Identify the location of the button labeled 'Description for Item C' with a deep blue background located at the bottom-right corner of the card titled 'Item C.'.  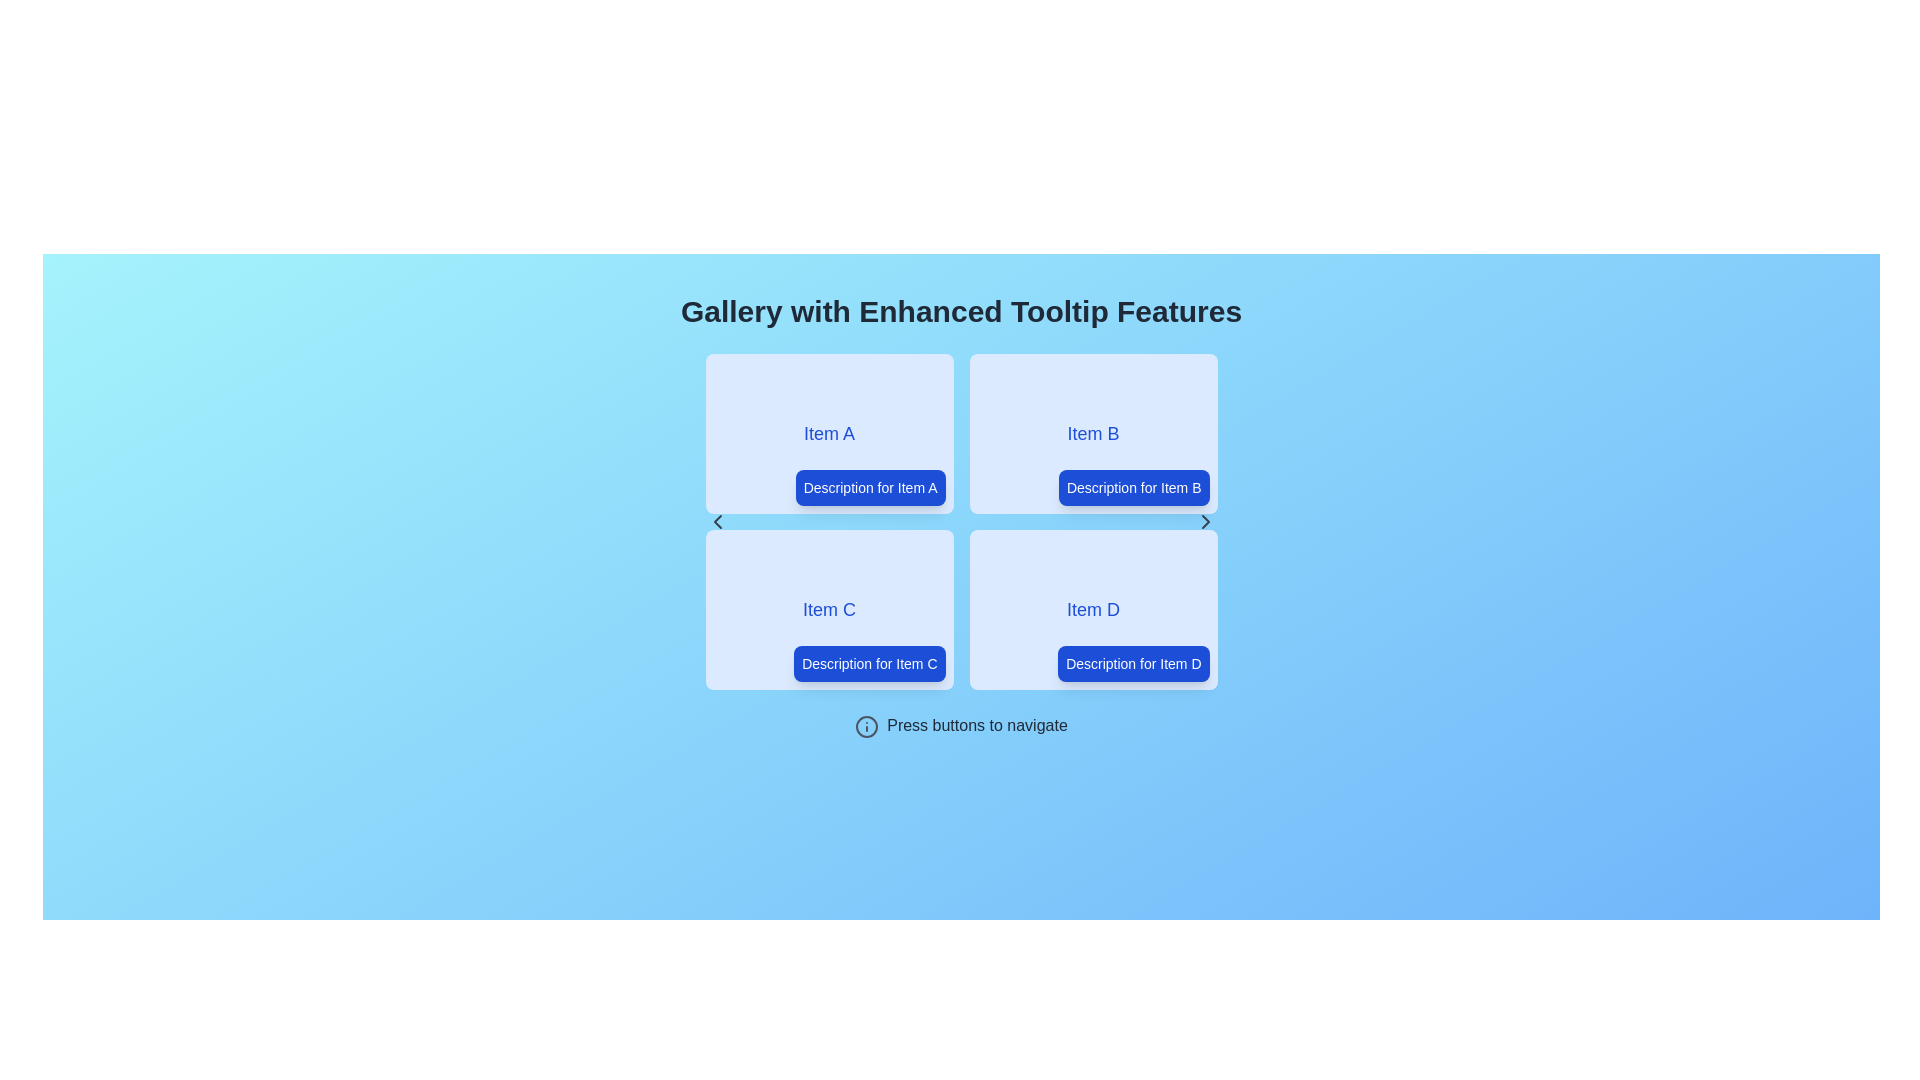
(869, 663).